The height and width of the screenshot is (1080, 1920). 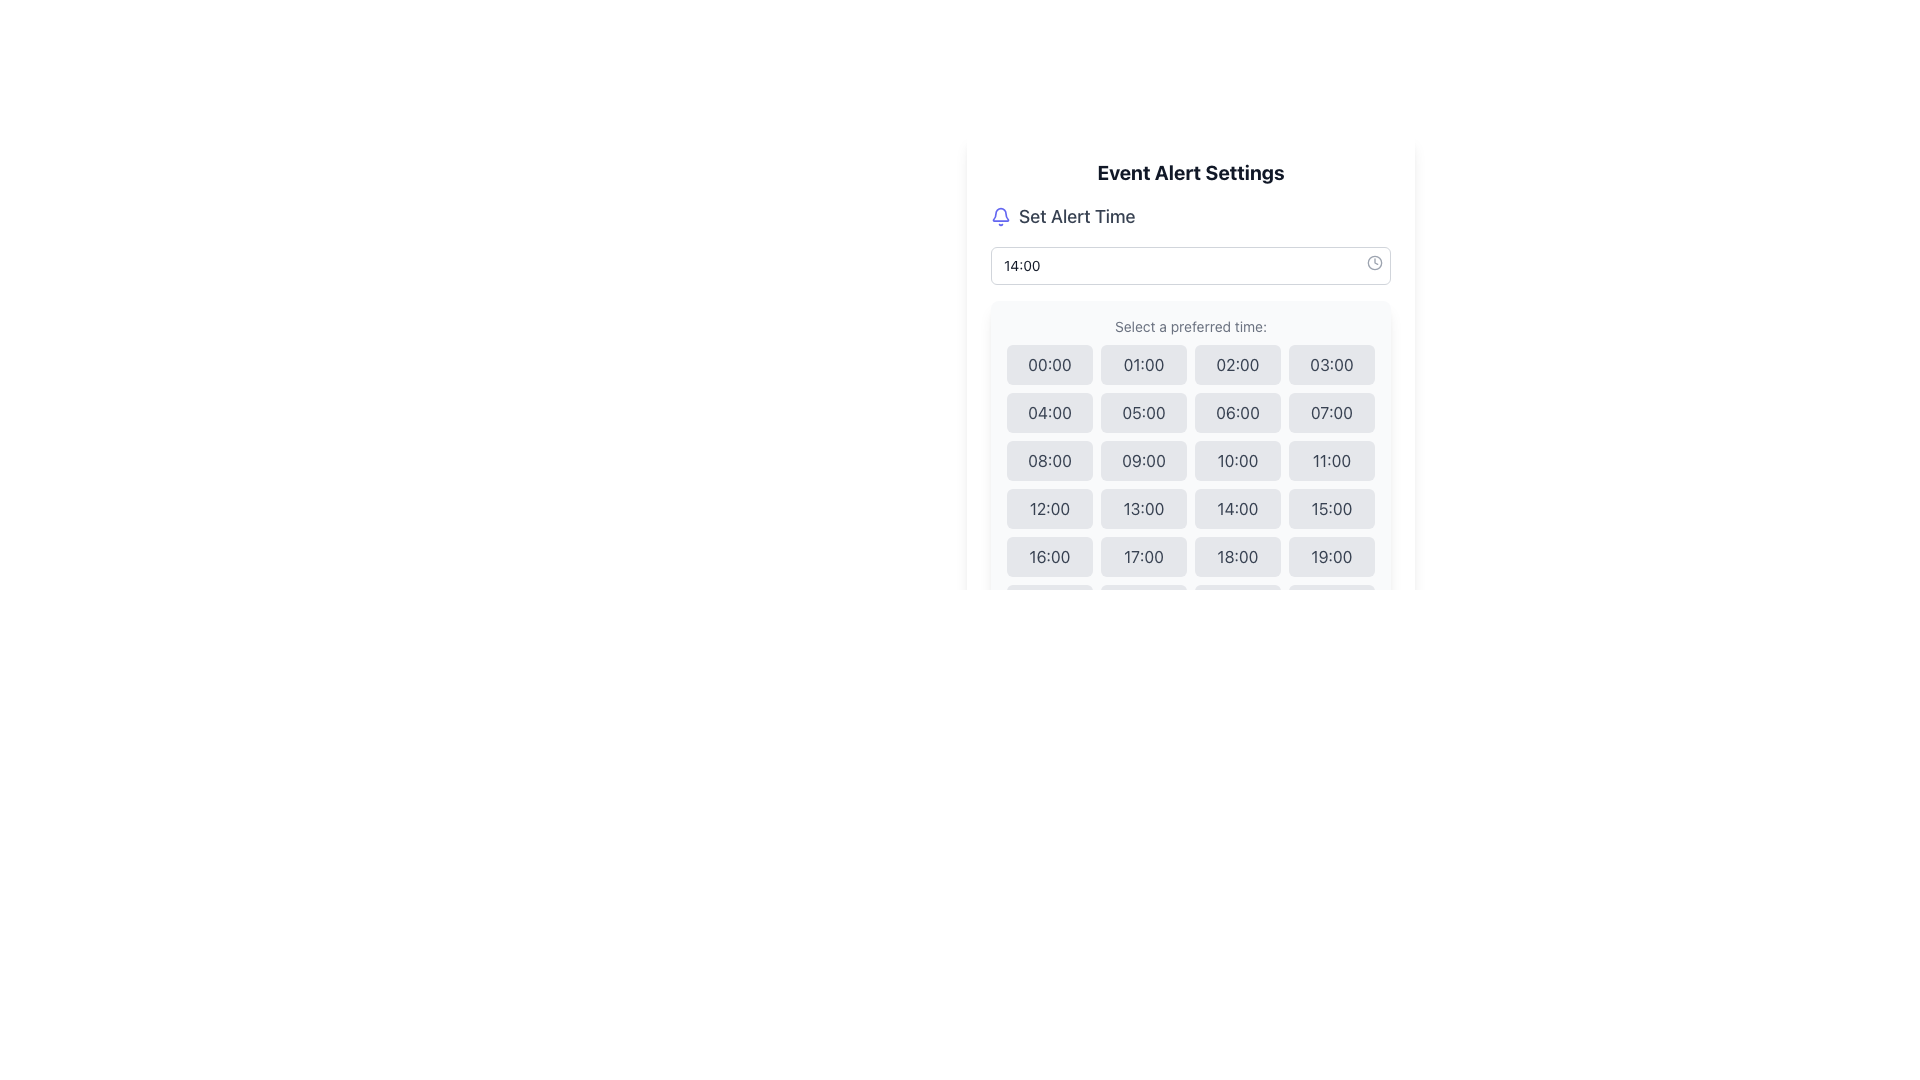 I want to click on the selectable button in the second column of the first row under the 'Select a preferred time:' section, so click(x=1143, y=365).